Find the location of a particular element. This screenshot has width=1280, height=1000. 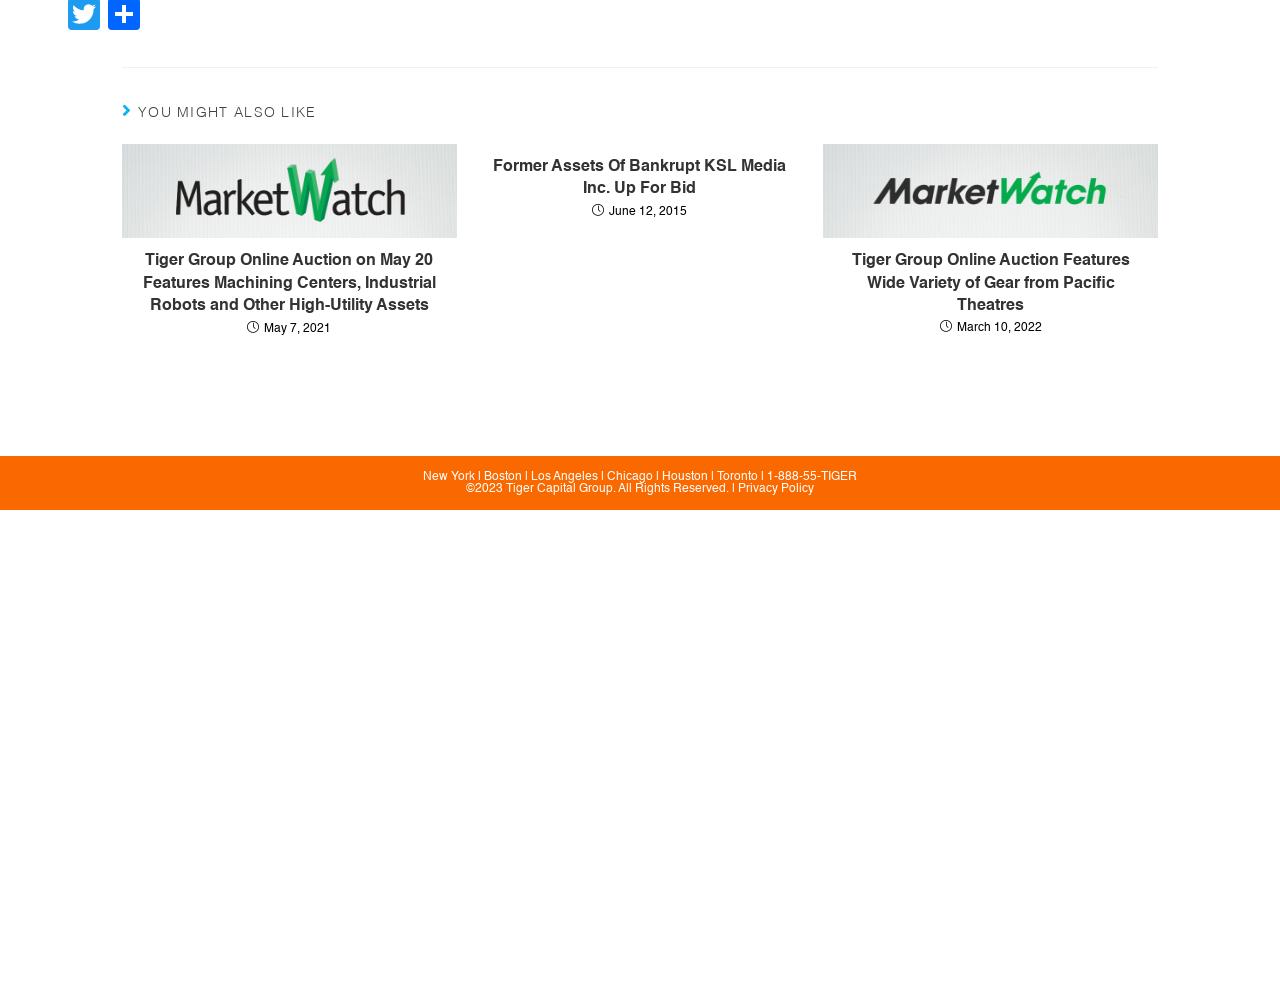

'Former Assets Of Bankrupt KSL Media Inc. Up For Bid' is located at coordinates (638, 178).